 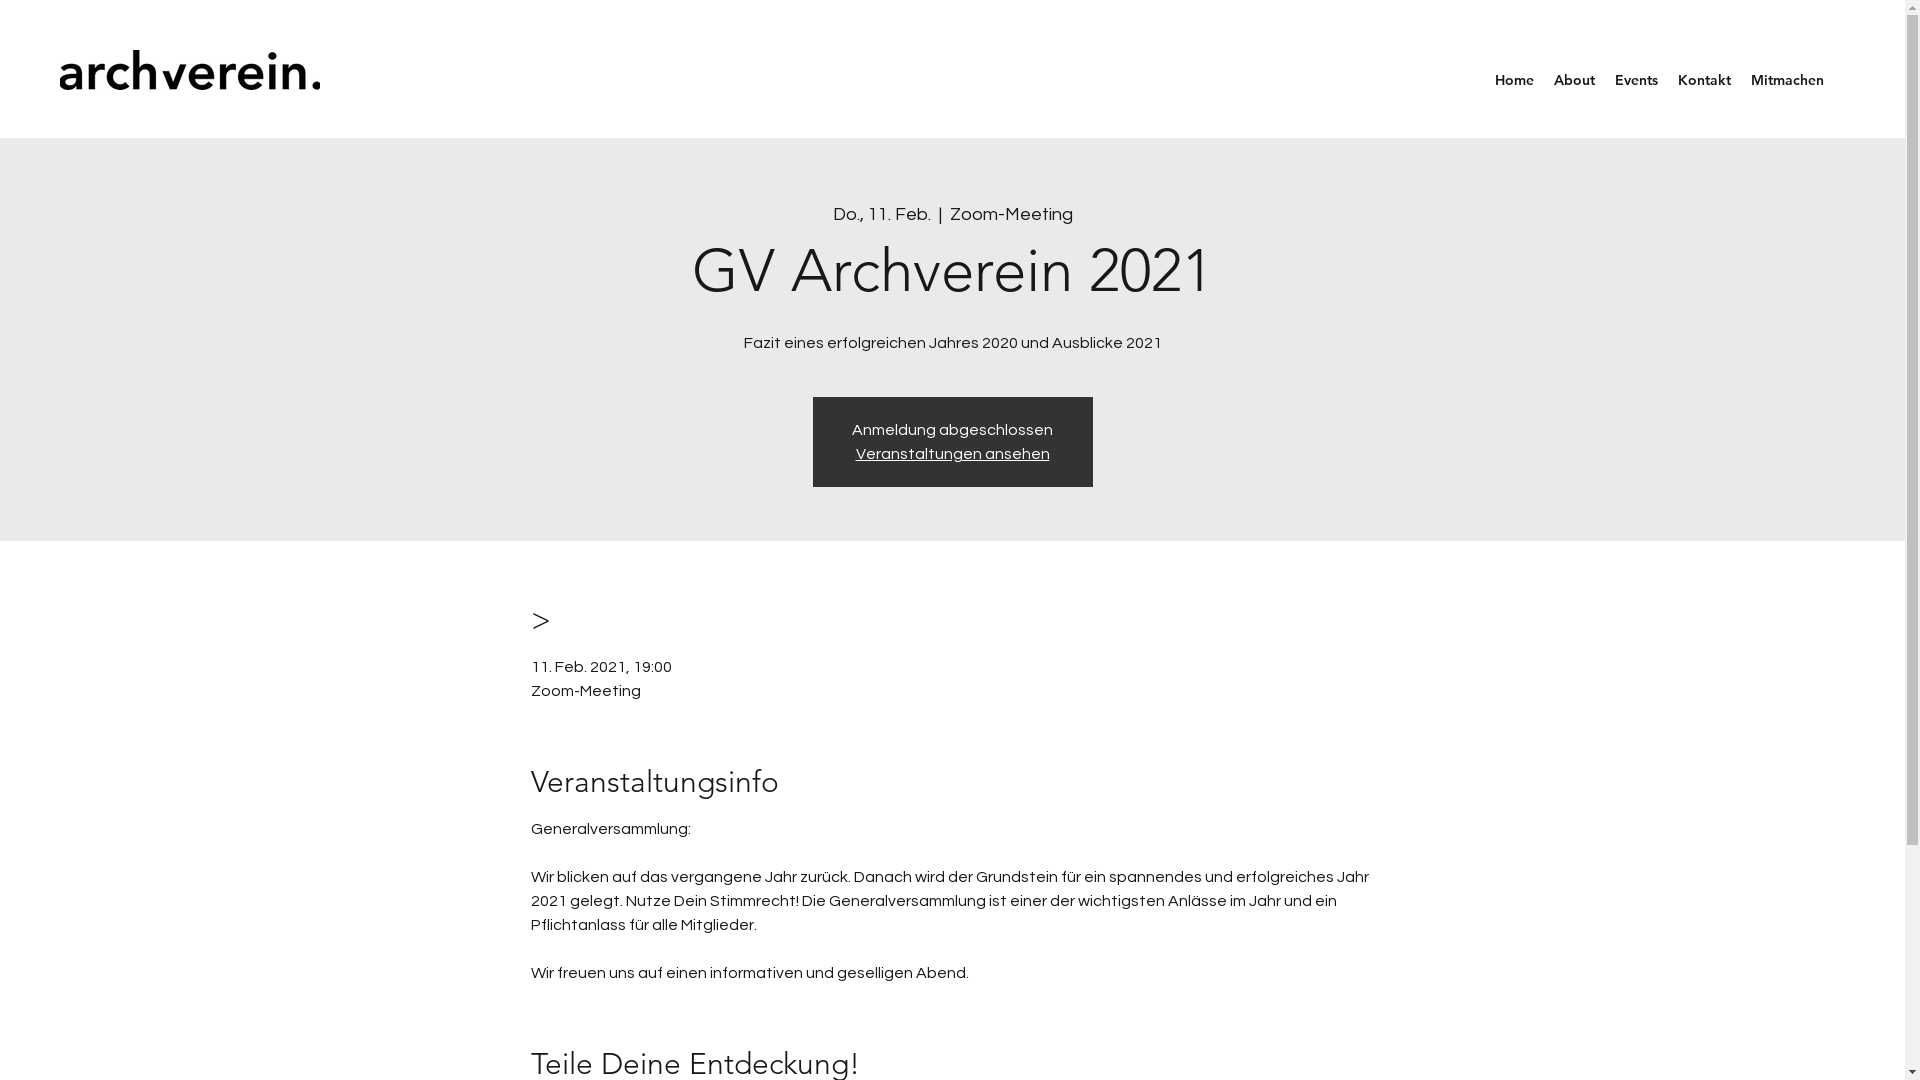 What do you see at coordinates (190, 68) in the screenshot?
I see `'02 Schriftzug.png'` at bounding box center [190, 68].